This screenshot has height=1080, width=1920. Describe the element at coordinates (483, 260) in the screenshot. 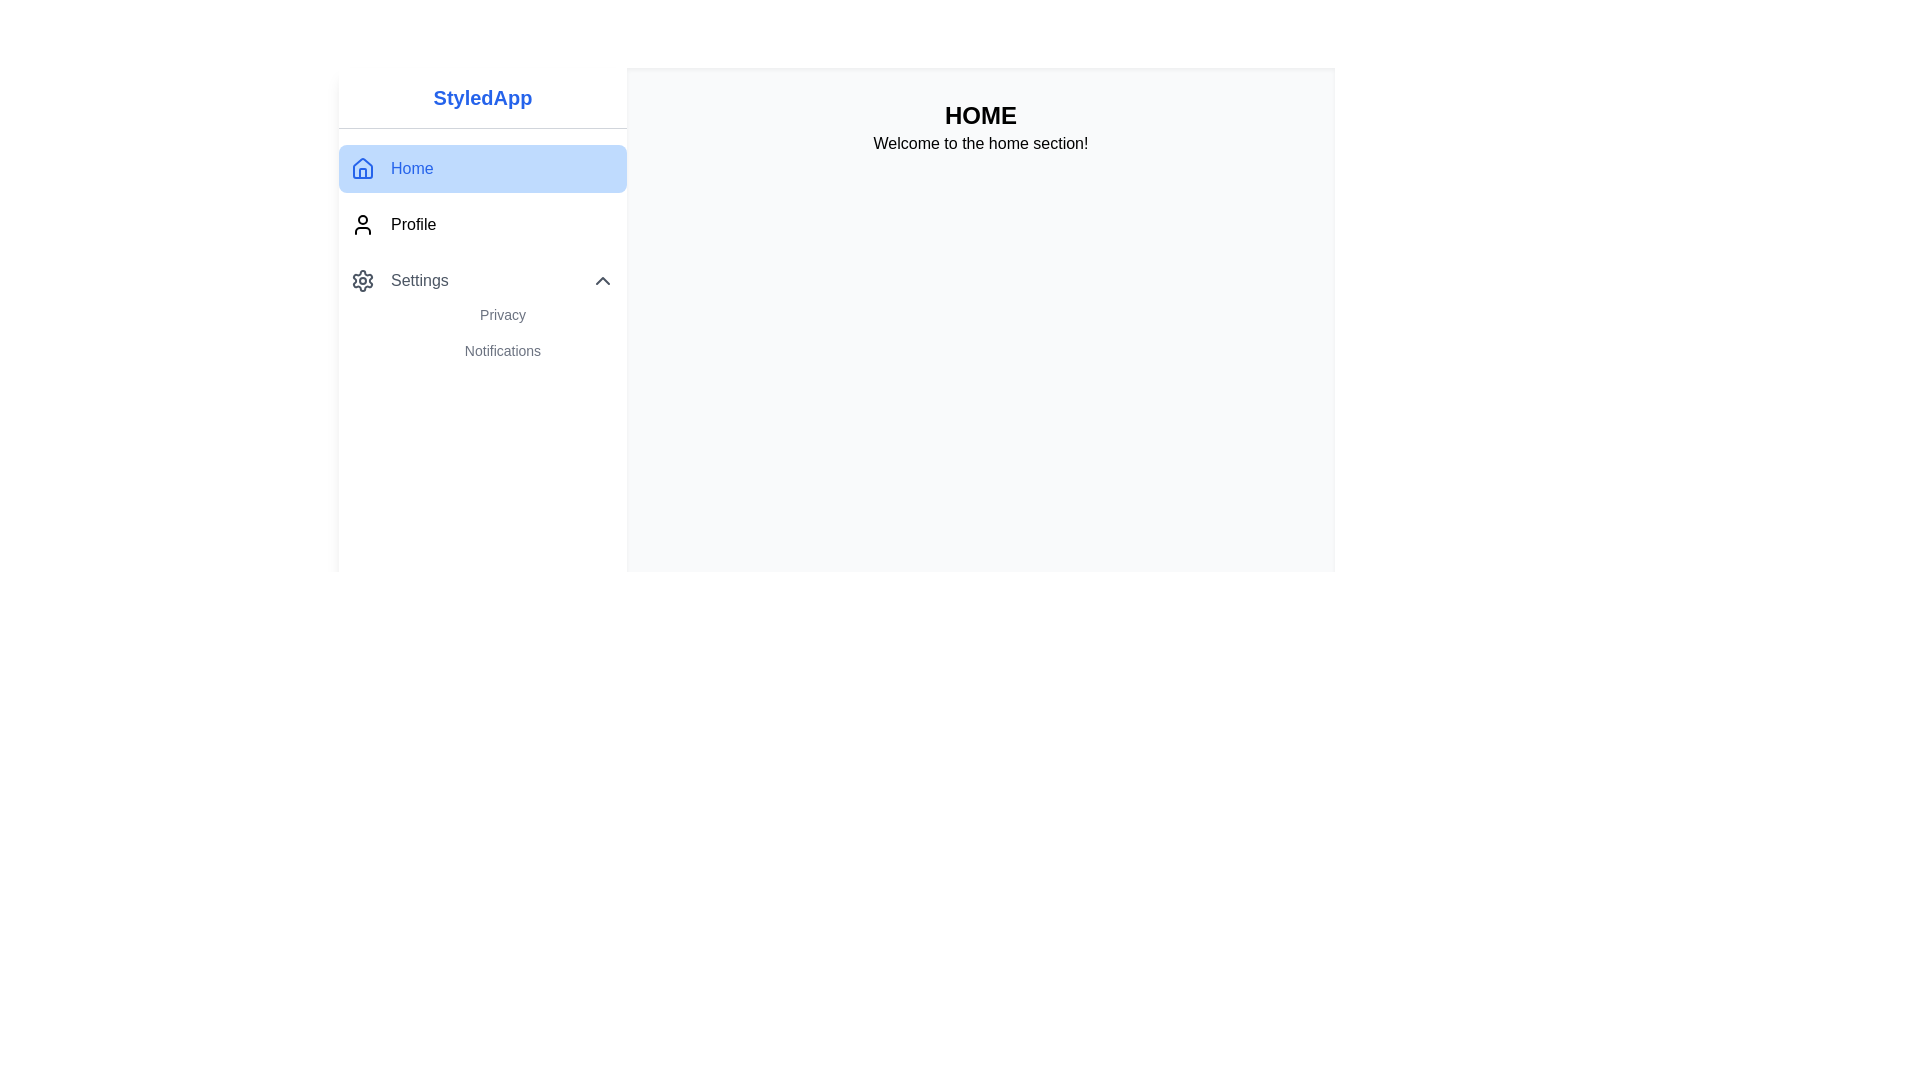

I see `the 'Privacy' item in the vertical navigation menu located in the left sidebar of the application interface` at that location.